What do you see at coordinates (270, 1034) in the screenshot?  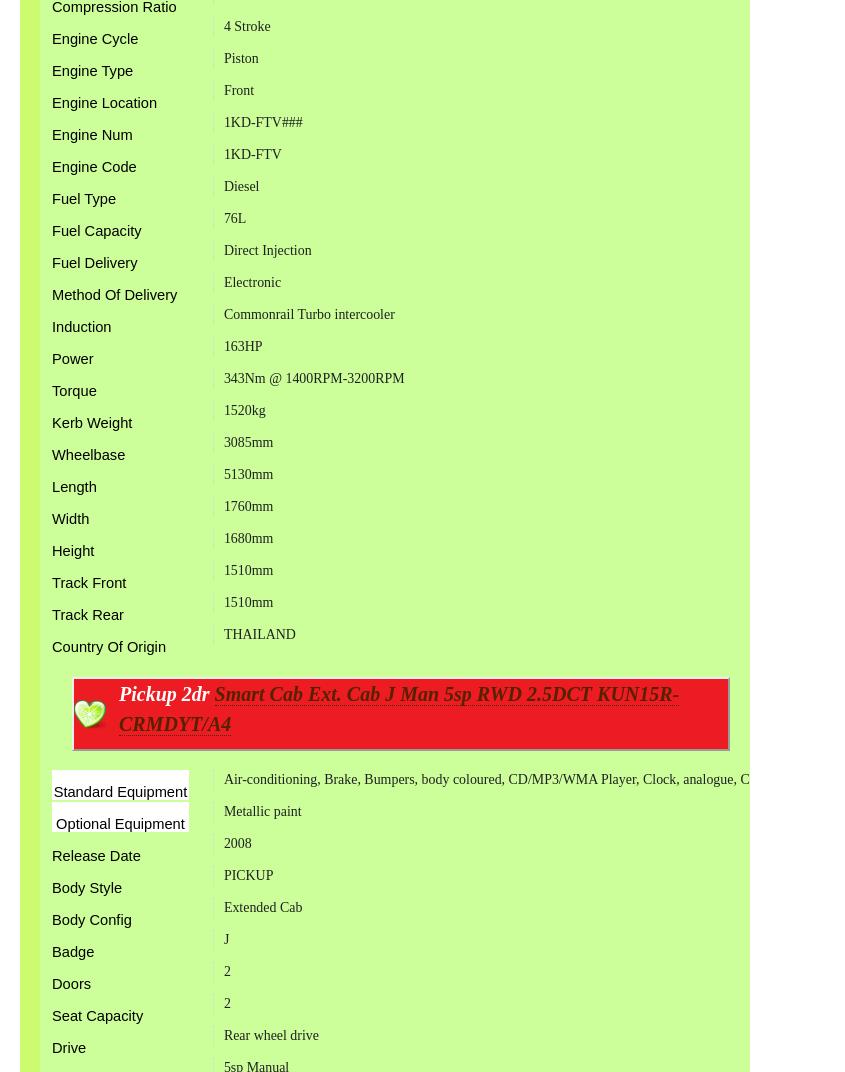 I see `'Rear wheel drive'` at bounding box center [270, 1034].